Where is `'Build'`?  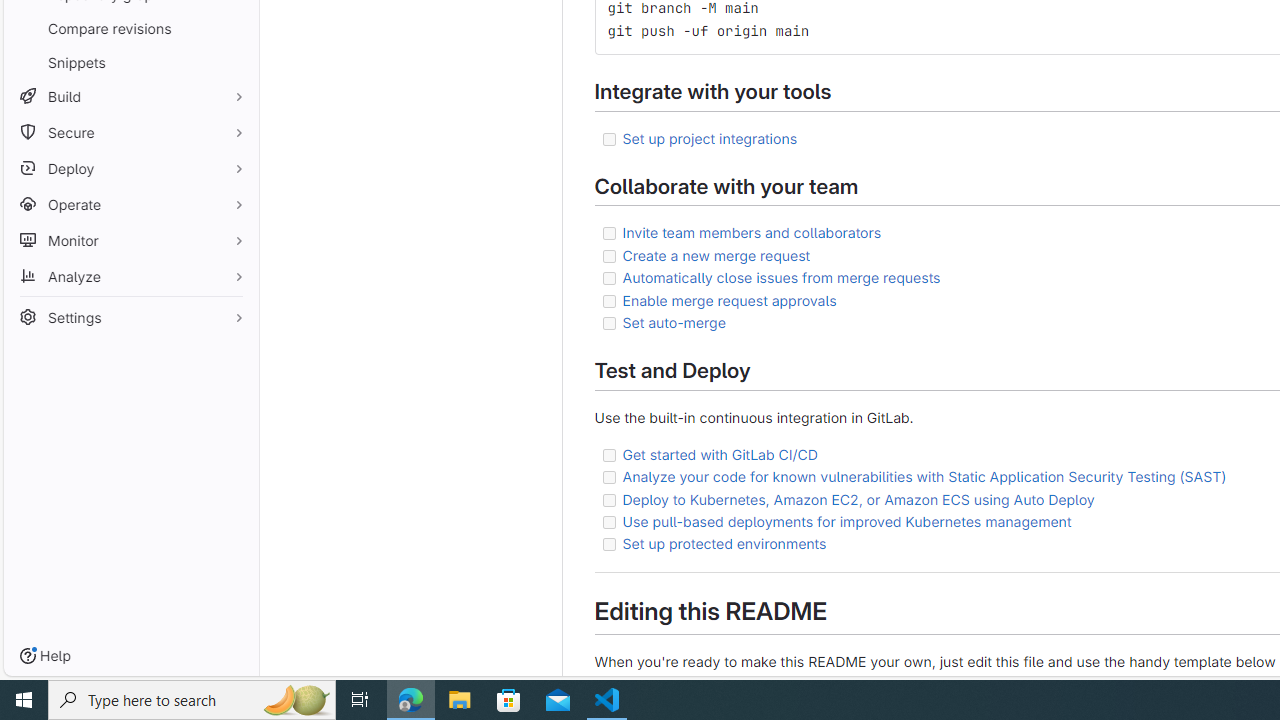
'Build' is located at coordinates (130, 96).